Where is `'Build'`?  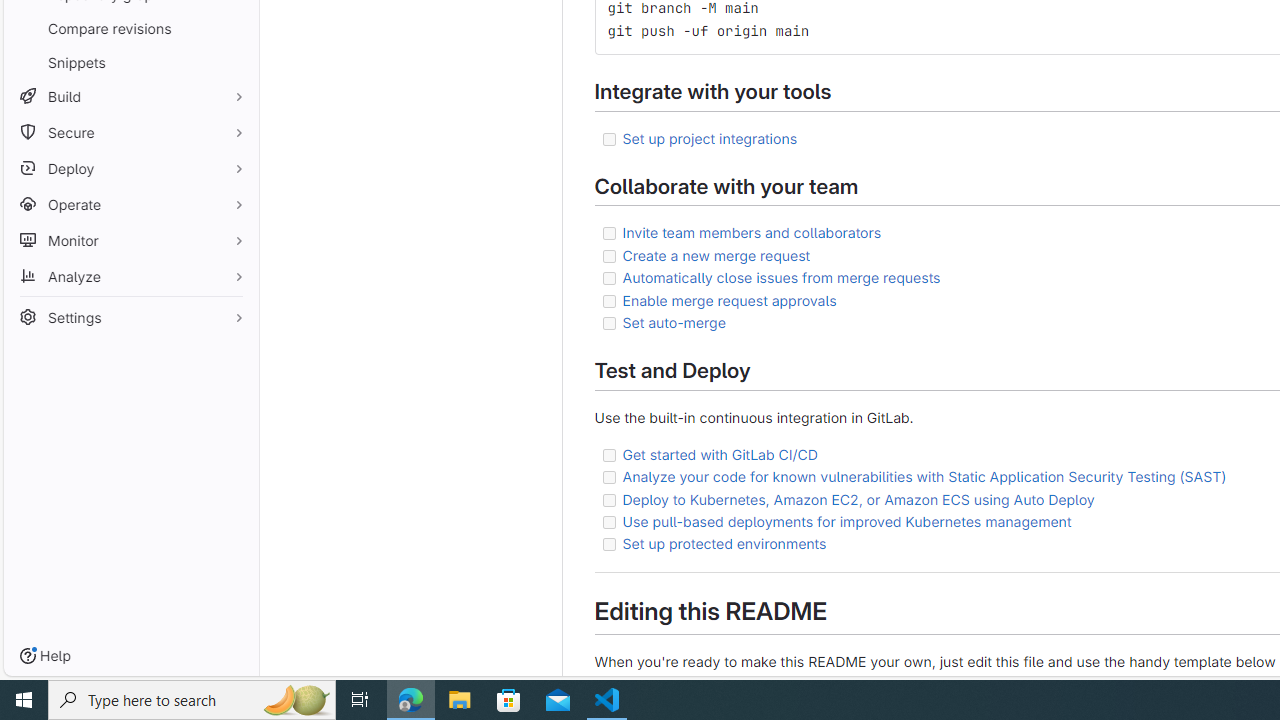
'Build' is located at coordinates (130, 96).